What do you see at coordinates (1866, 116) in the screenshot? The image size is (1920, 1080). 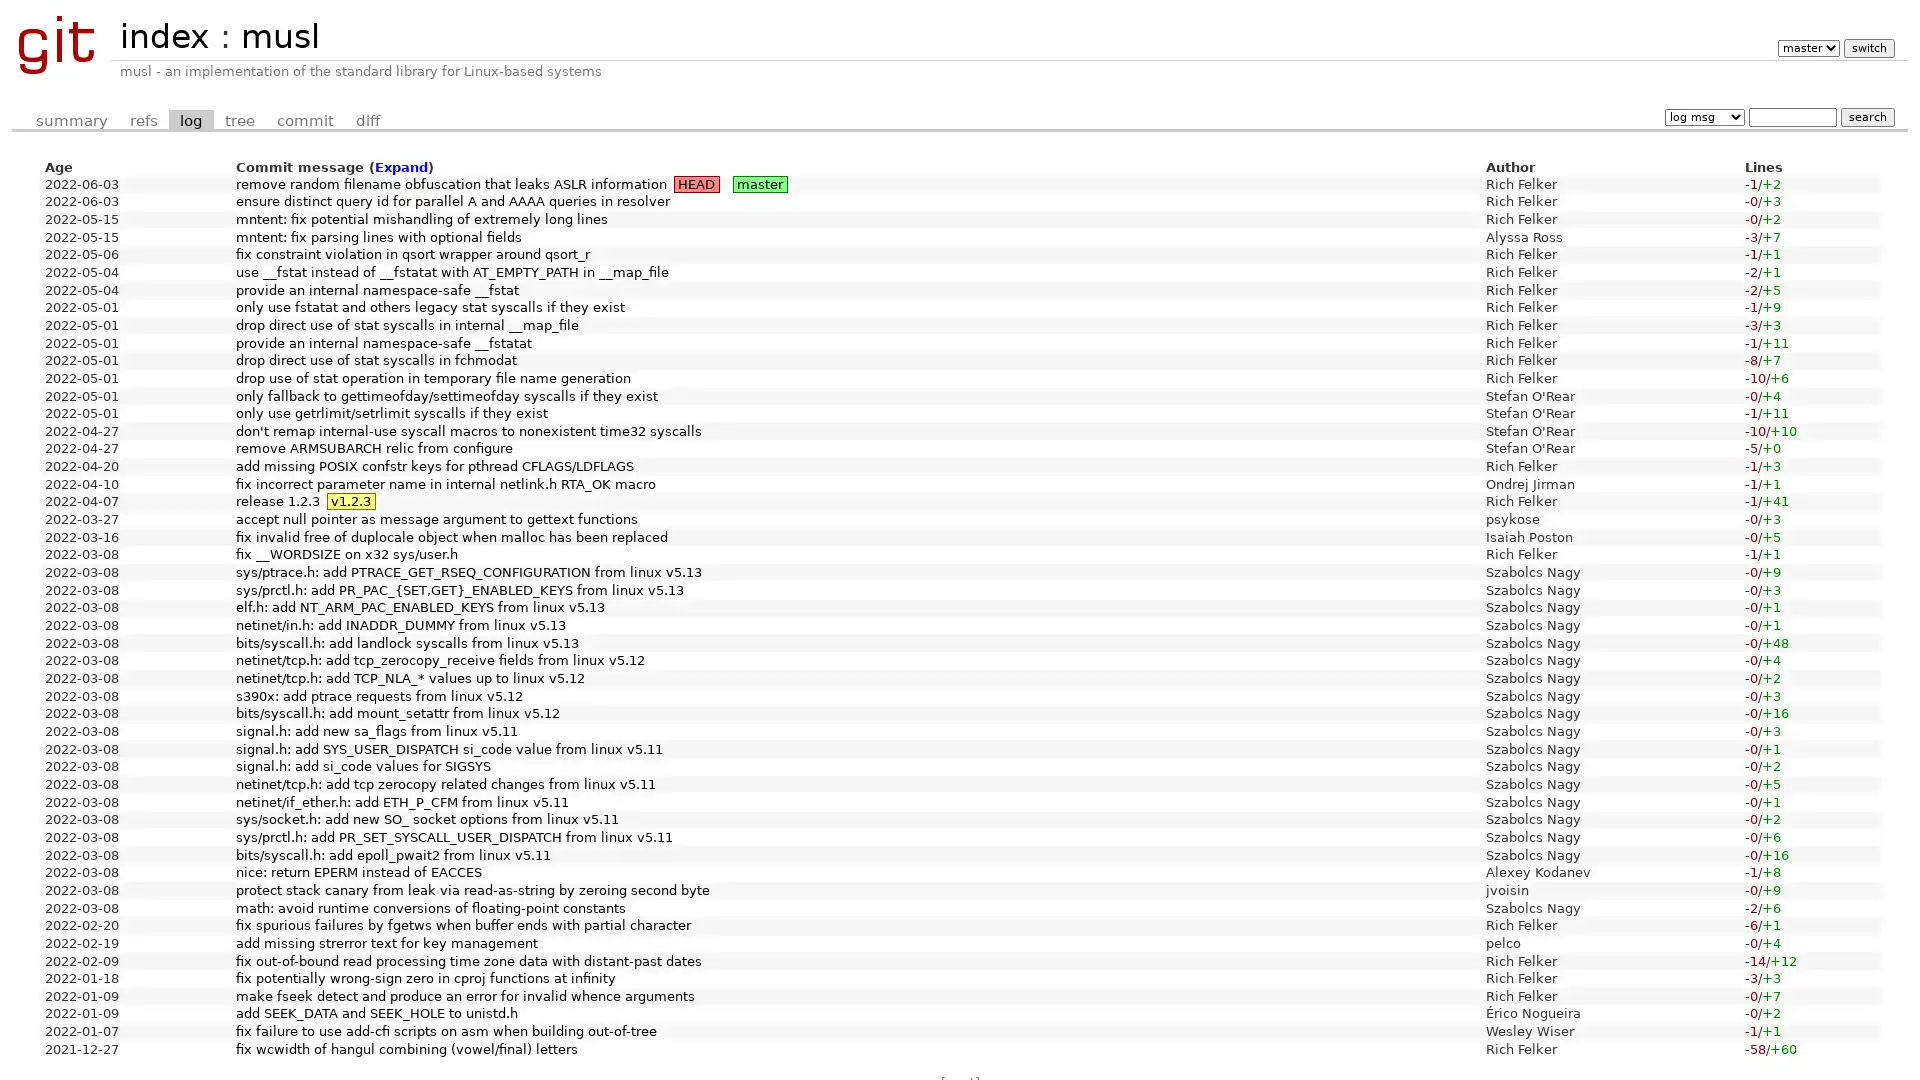 I see `search` at bounding box center [1866, 116].